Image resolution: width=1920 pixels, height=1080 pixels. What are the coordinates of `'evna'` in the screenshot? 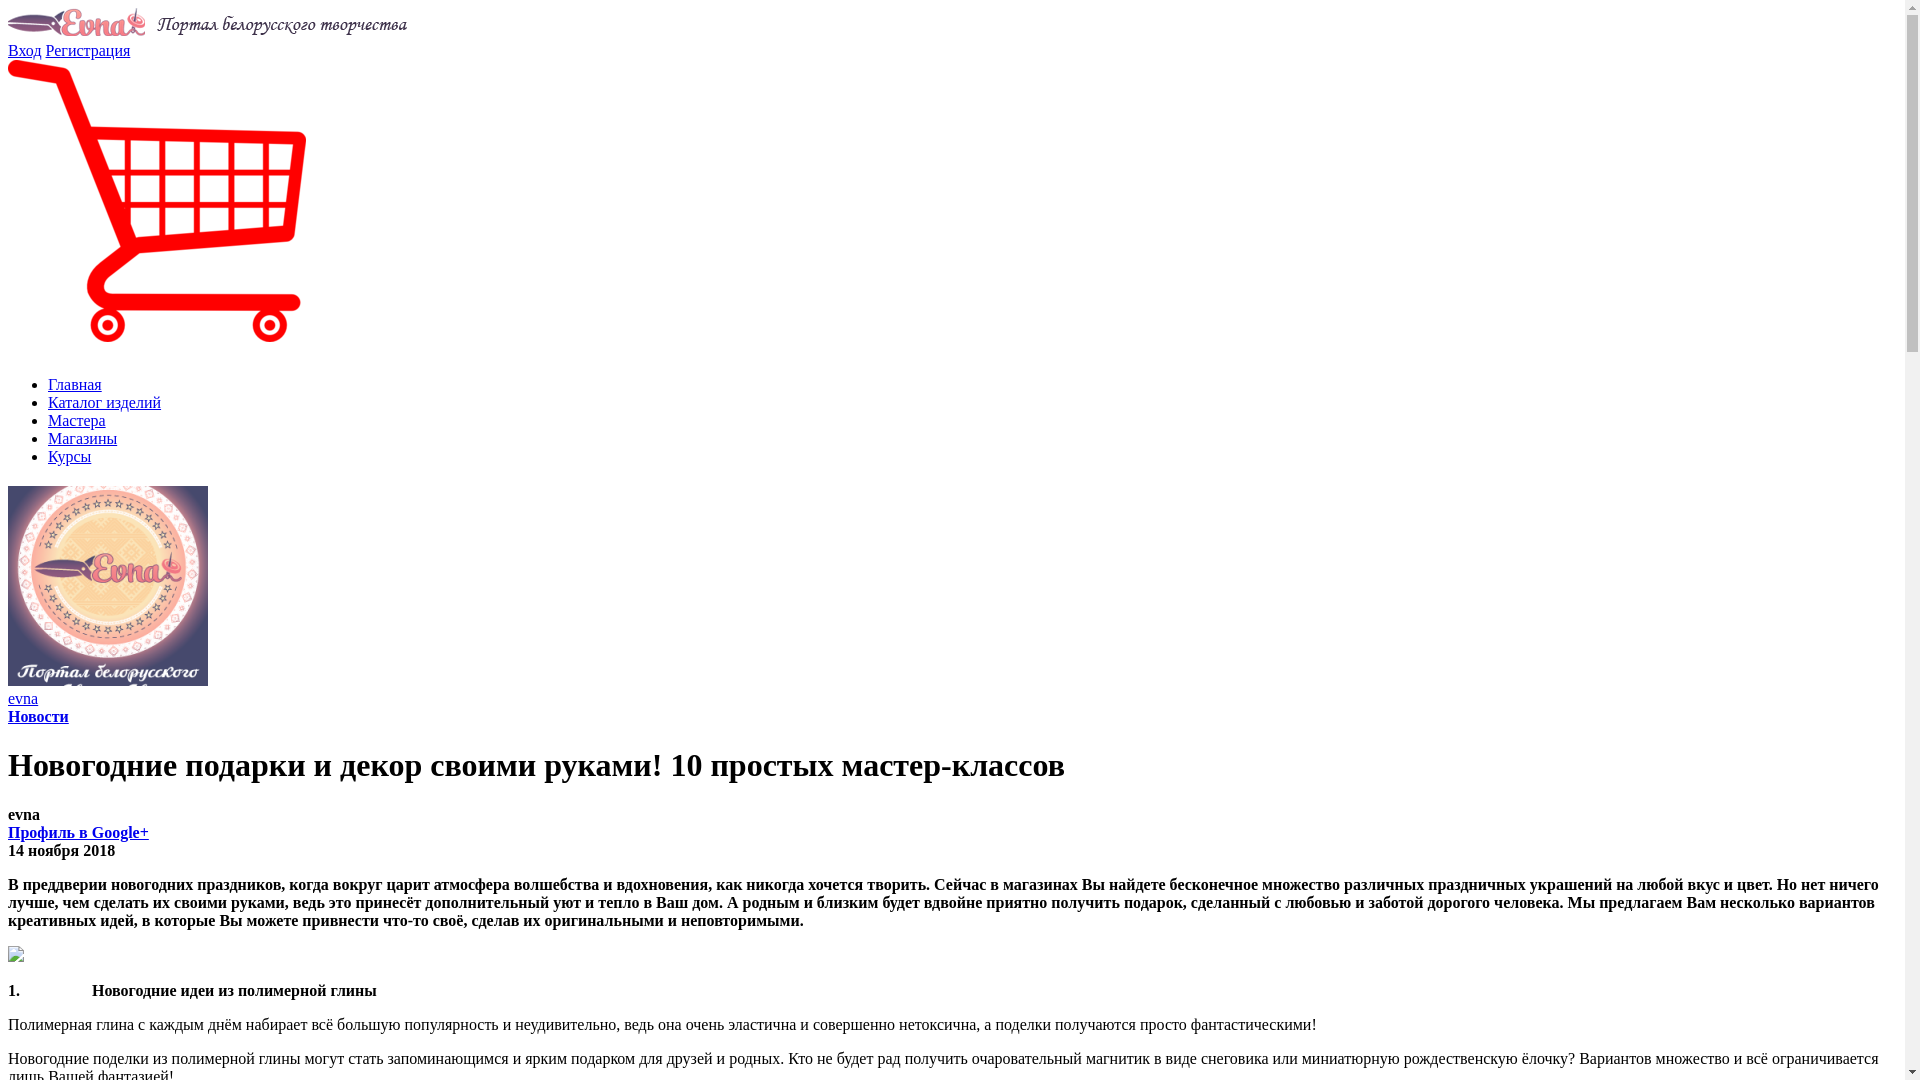 It's located at (23, 697).